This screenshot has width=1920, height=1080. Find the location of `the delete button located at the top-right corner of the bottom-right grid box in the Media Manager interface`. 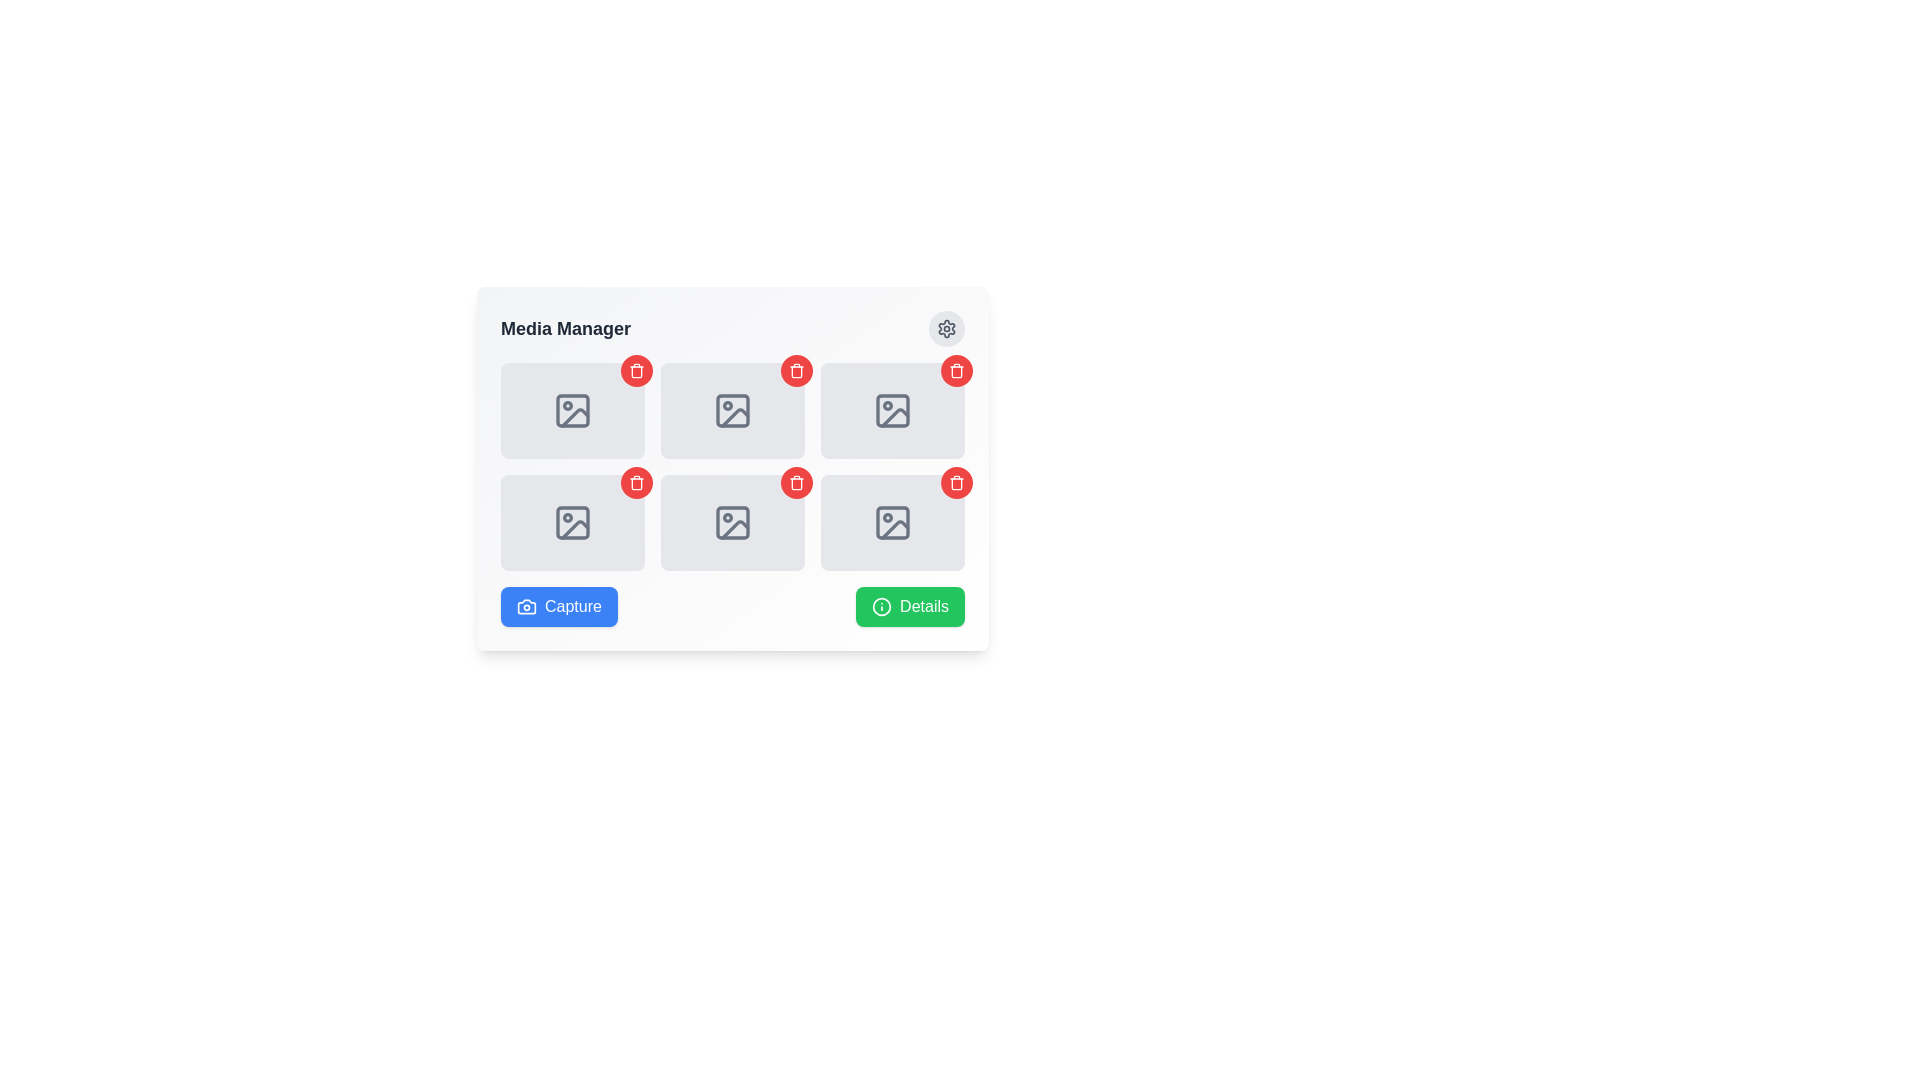

the delete button located at the top-right corner of the bottom-right grid box in the Media Manager interface is located at coordinates (955, 482).